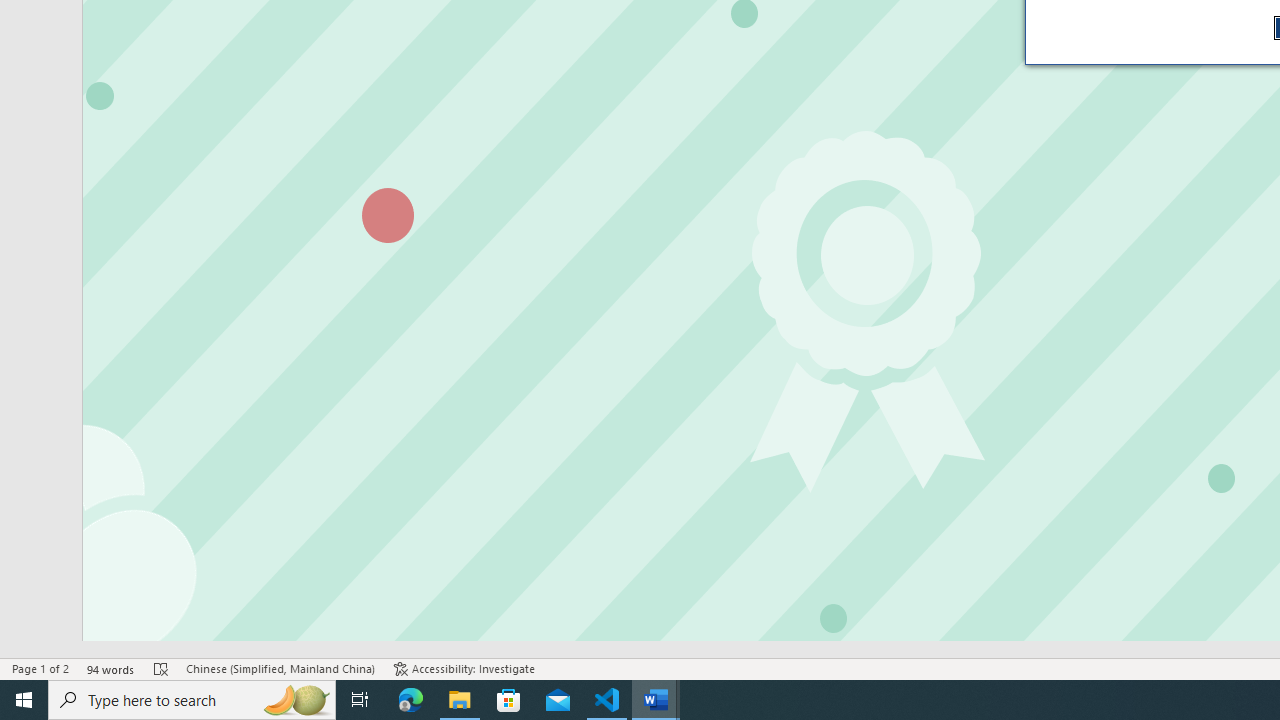 The height and width of the screenshot is (720, 1280). I want to click on 'Spelling and Grammar Check Errors', so click(161, 669).